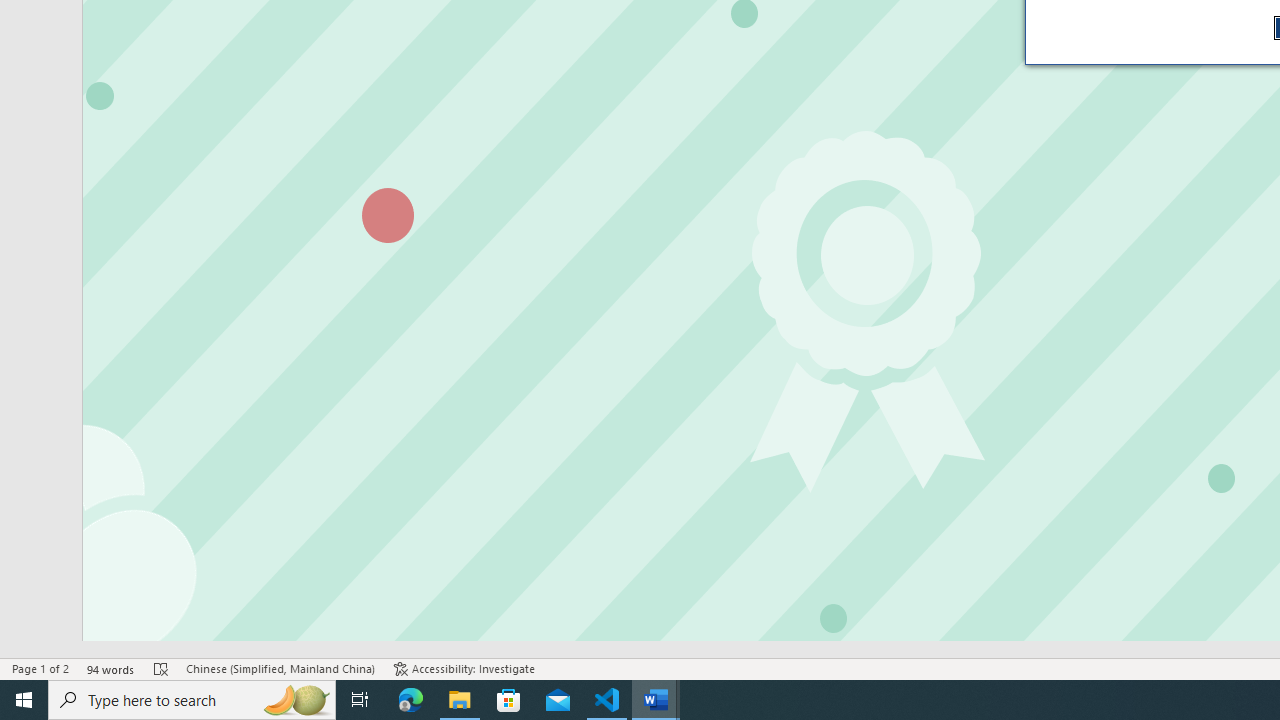 The height and width of the screenshot is (720, 1280). I want to click on 'Spelling and Grammar Check Errors', so click(161, 669).